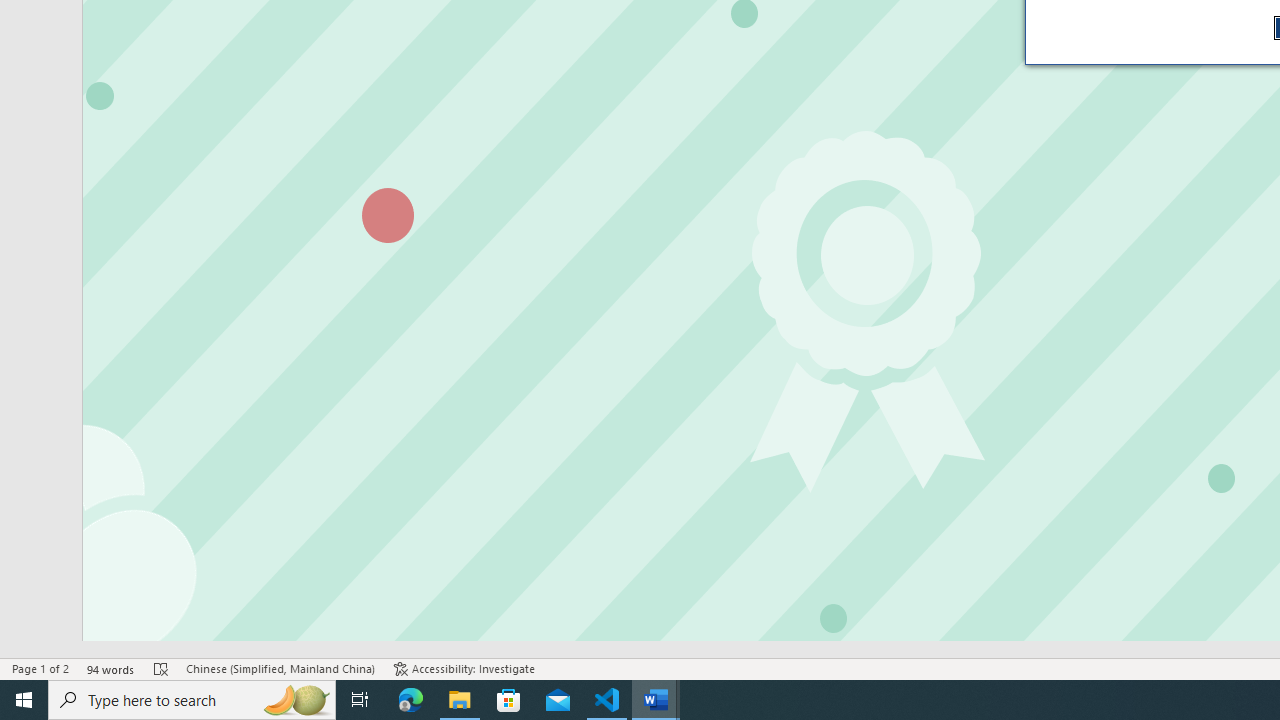 The height and width of the screenshot is (720, 1280). I want to click on 'Spelling and Grammar Check Errors', so click(161, 669).